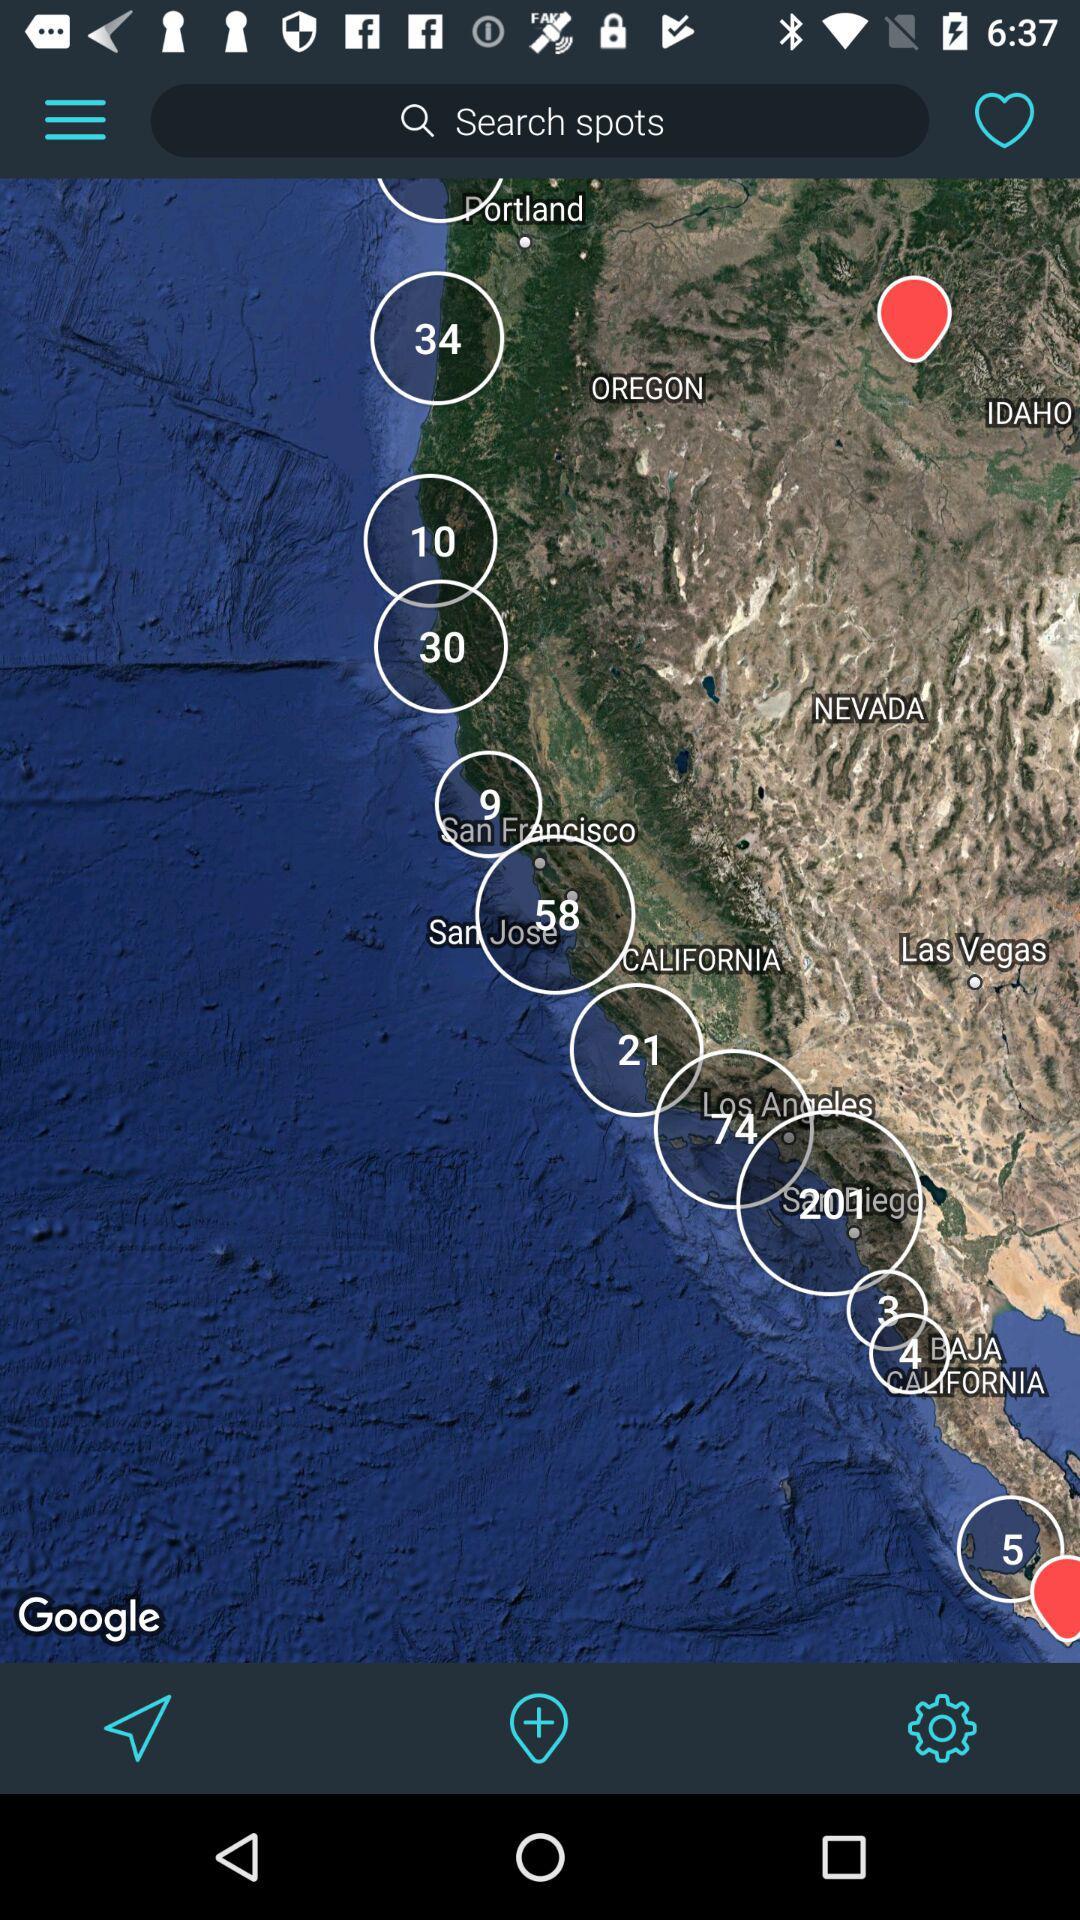 Image resolution: width=1080 pixels, height=1920 pixels. I want to click on the navigation icon, so click(136, 1727).